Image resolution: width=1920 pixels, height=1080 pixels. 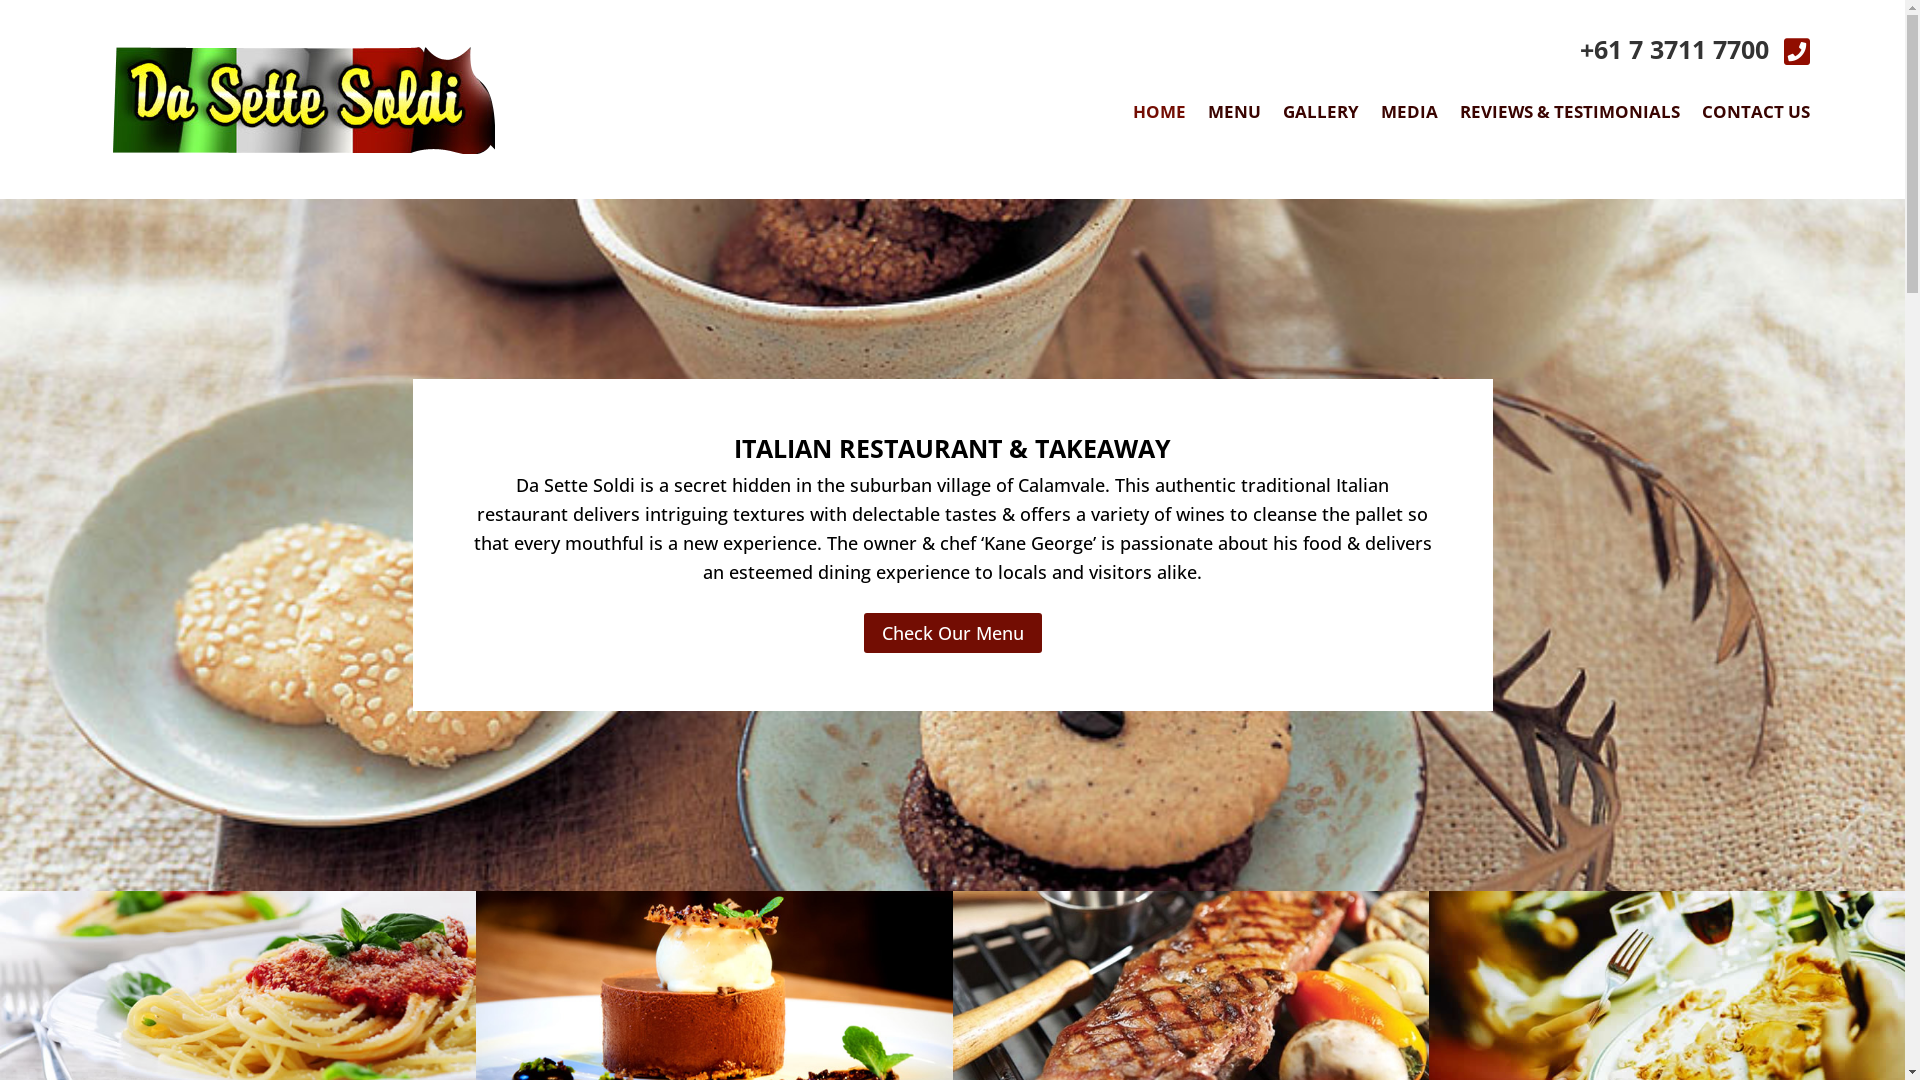 I want to click on 'HOME', so click(x=1132, y=115).